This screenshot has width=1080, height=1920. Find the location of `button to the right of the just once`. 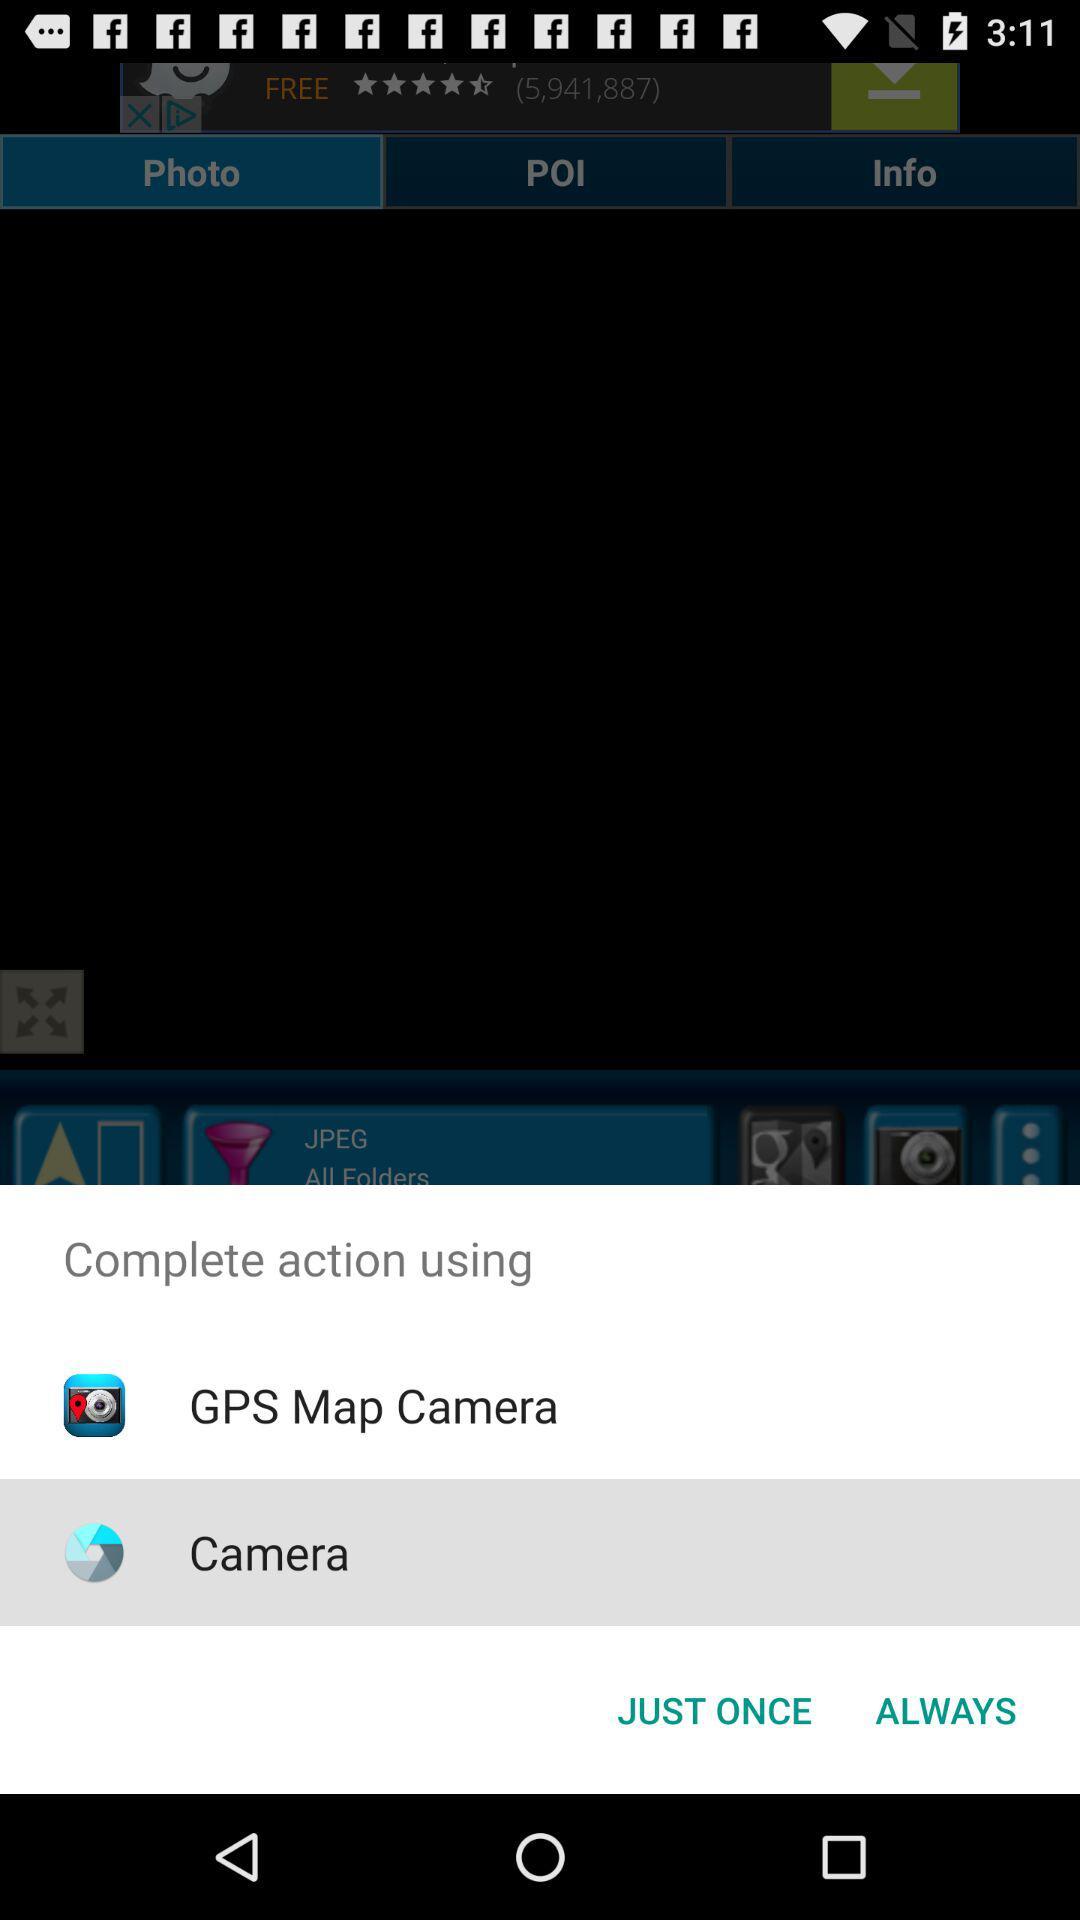

button to the right of the just once is located at coordinates (945, 1708).